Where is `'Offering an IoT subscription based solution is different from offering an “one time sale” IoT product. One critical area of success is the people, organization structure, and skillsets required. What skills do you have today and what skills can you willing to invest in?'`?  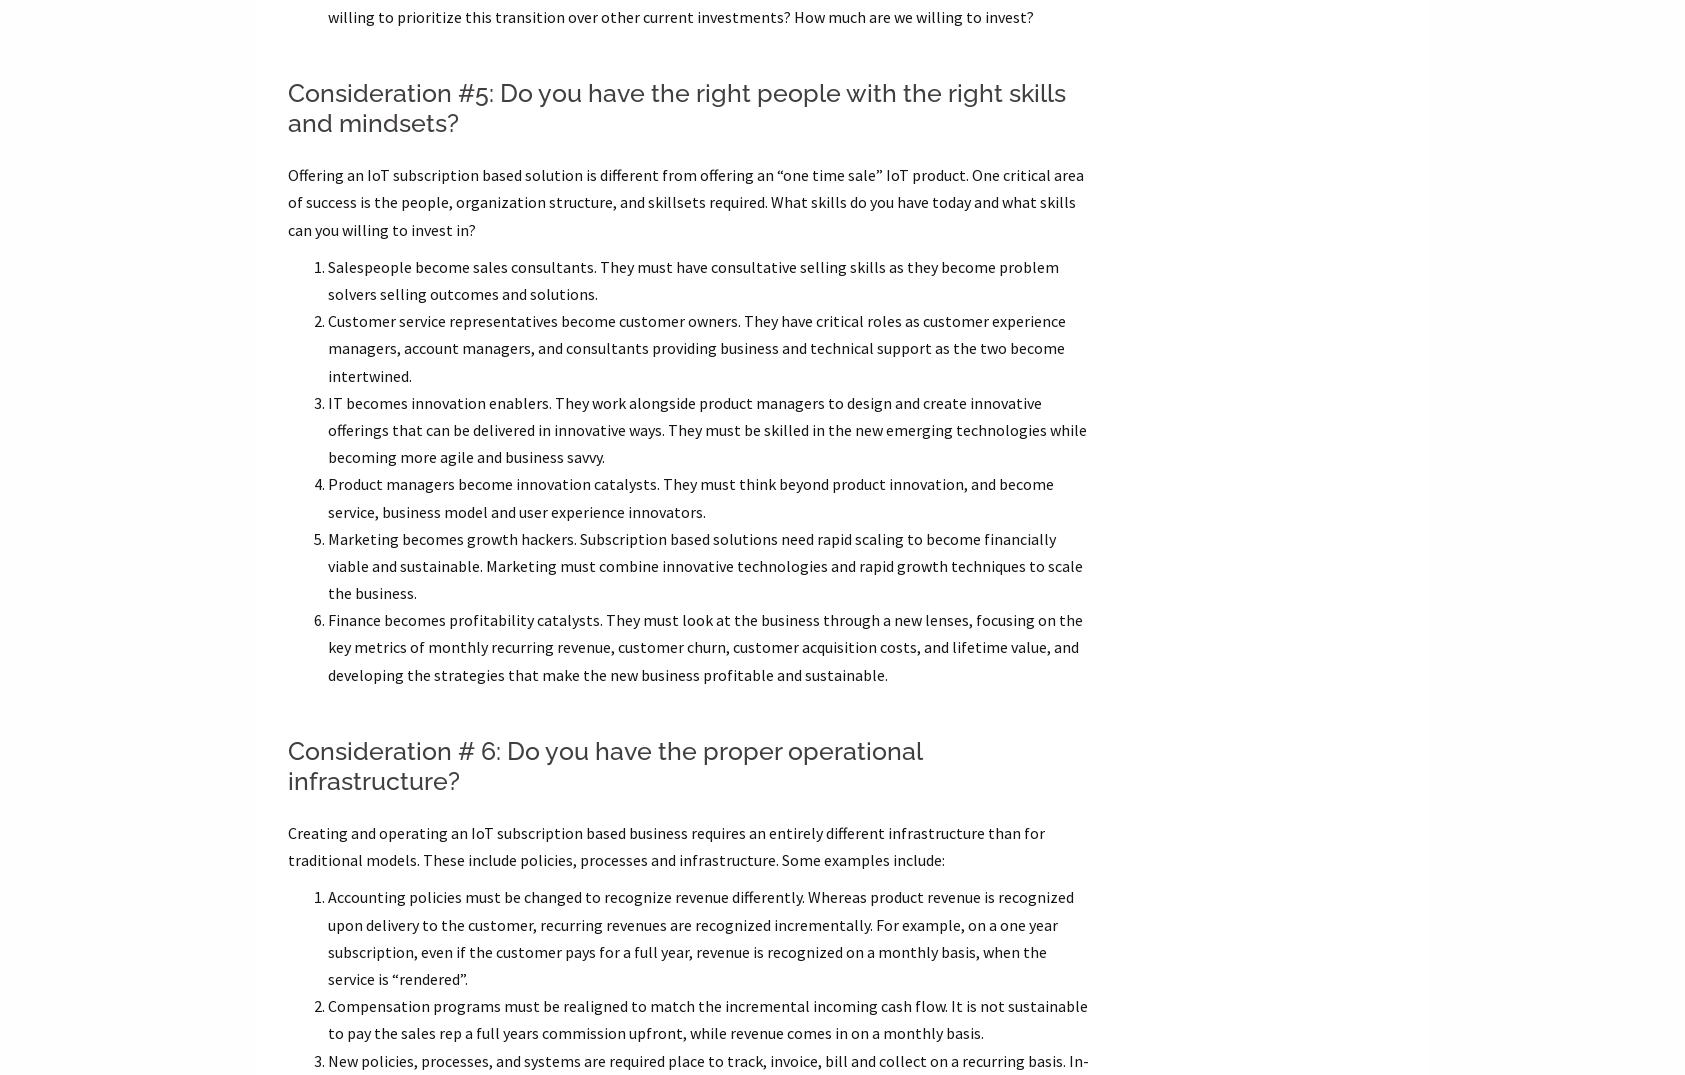 'Offering an IoT subscription based solution is different from offering an “one time sale” IoT product. One critical area of success is the people, organization structure, and skillsets required. What skills do you have today and what skills can you willing to invest in?' is located at coordinates (683, 200).